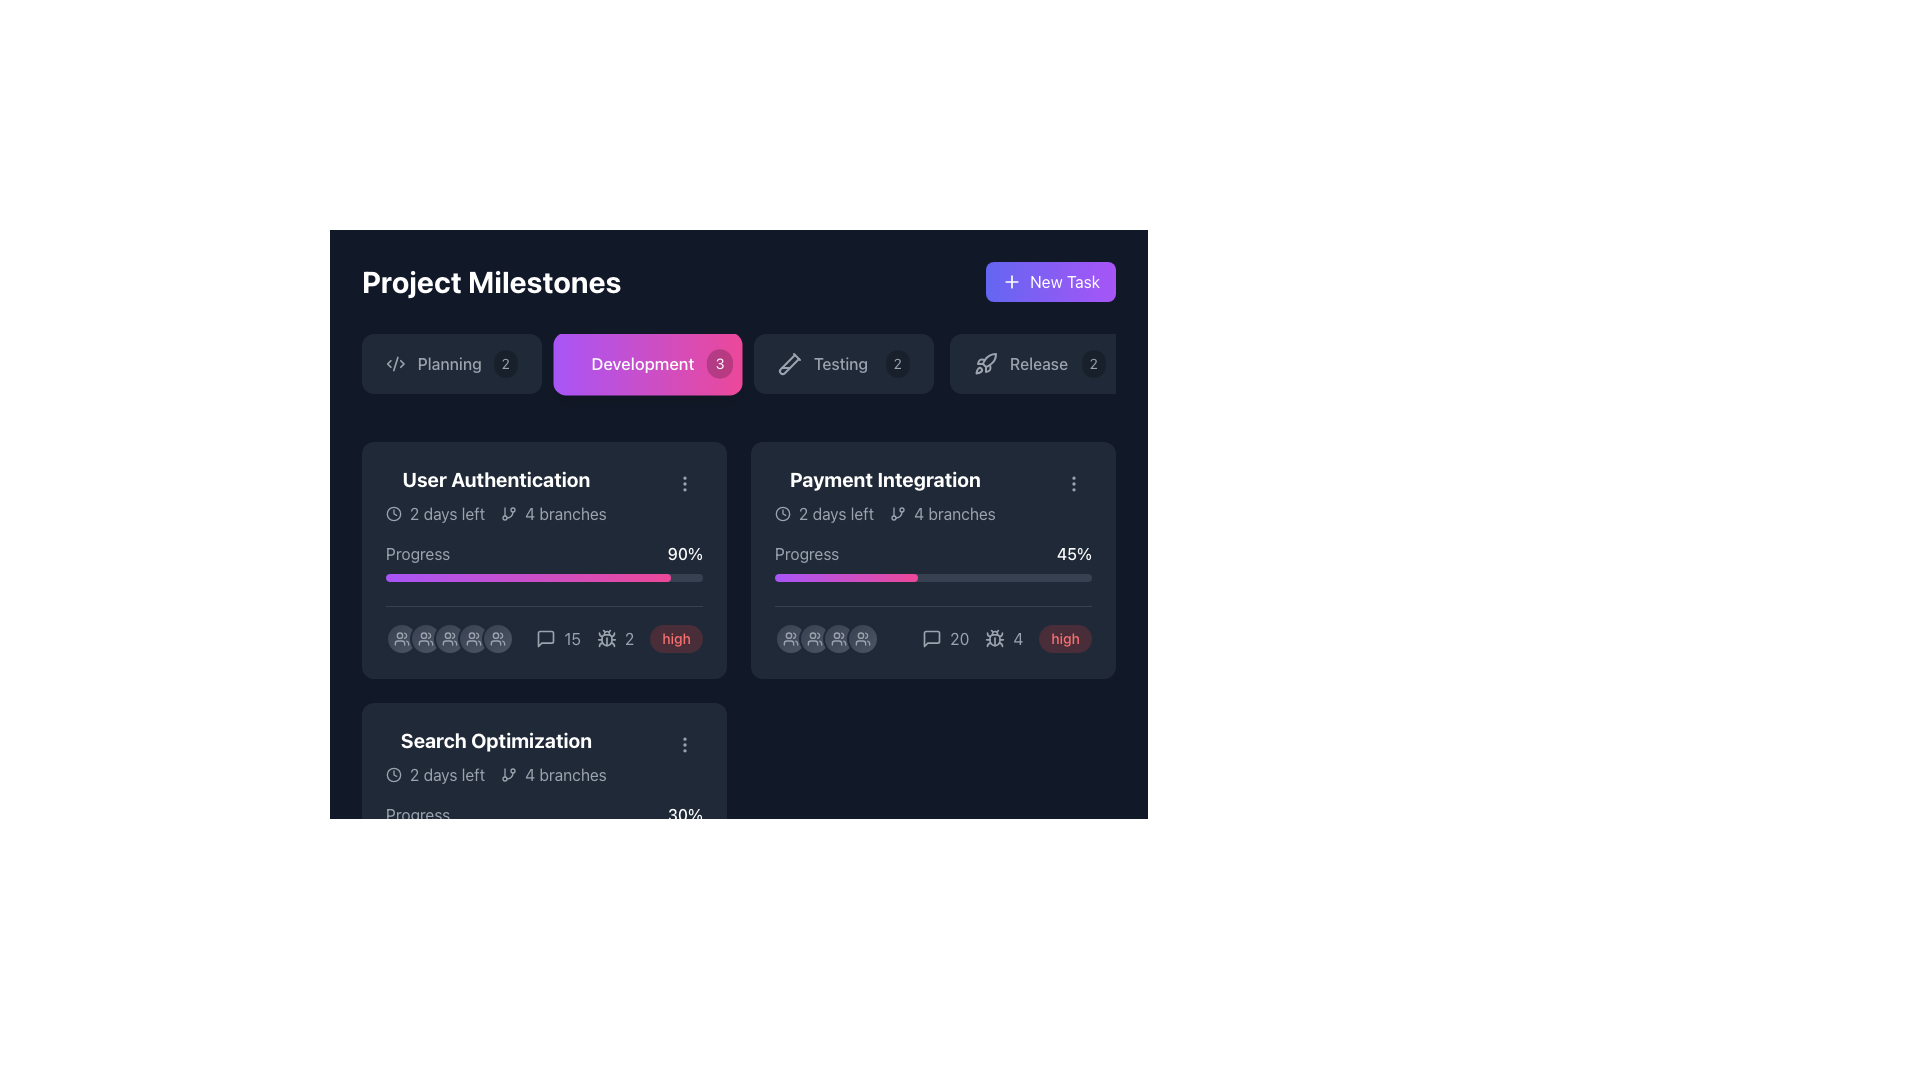  What do you see at coordinates (496, 512) in the screenshot?
I see `the Informational metadata block located under the 'User Authentication' header, which contains details about the time left to complete the task and the number of branches associated with it` at bounding box center [496, 512].